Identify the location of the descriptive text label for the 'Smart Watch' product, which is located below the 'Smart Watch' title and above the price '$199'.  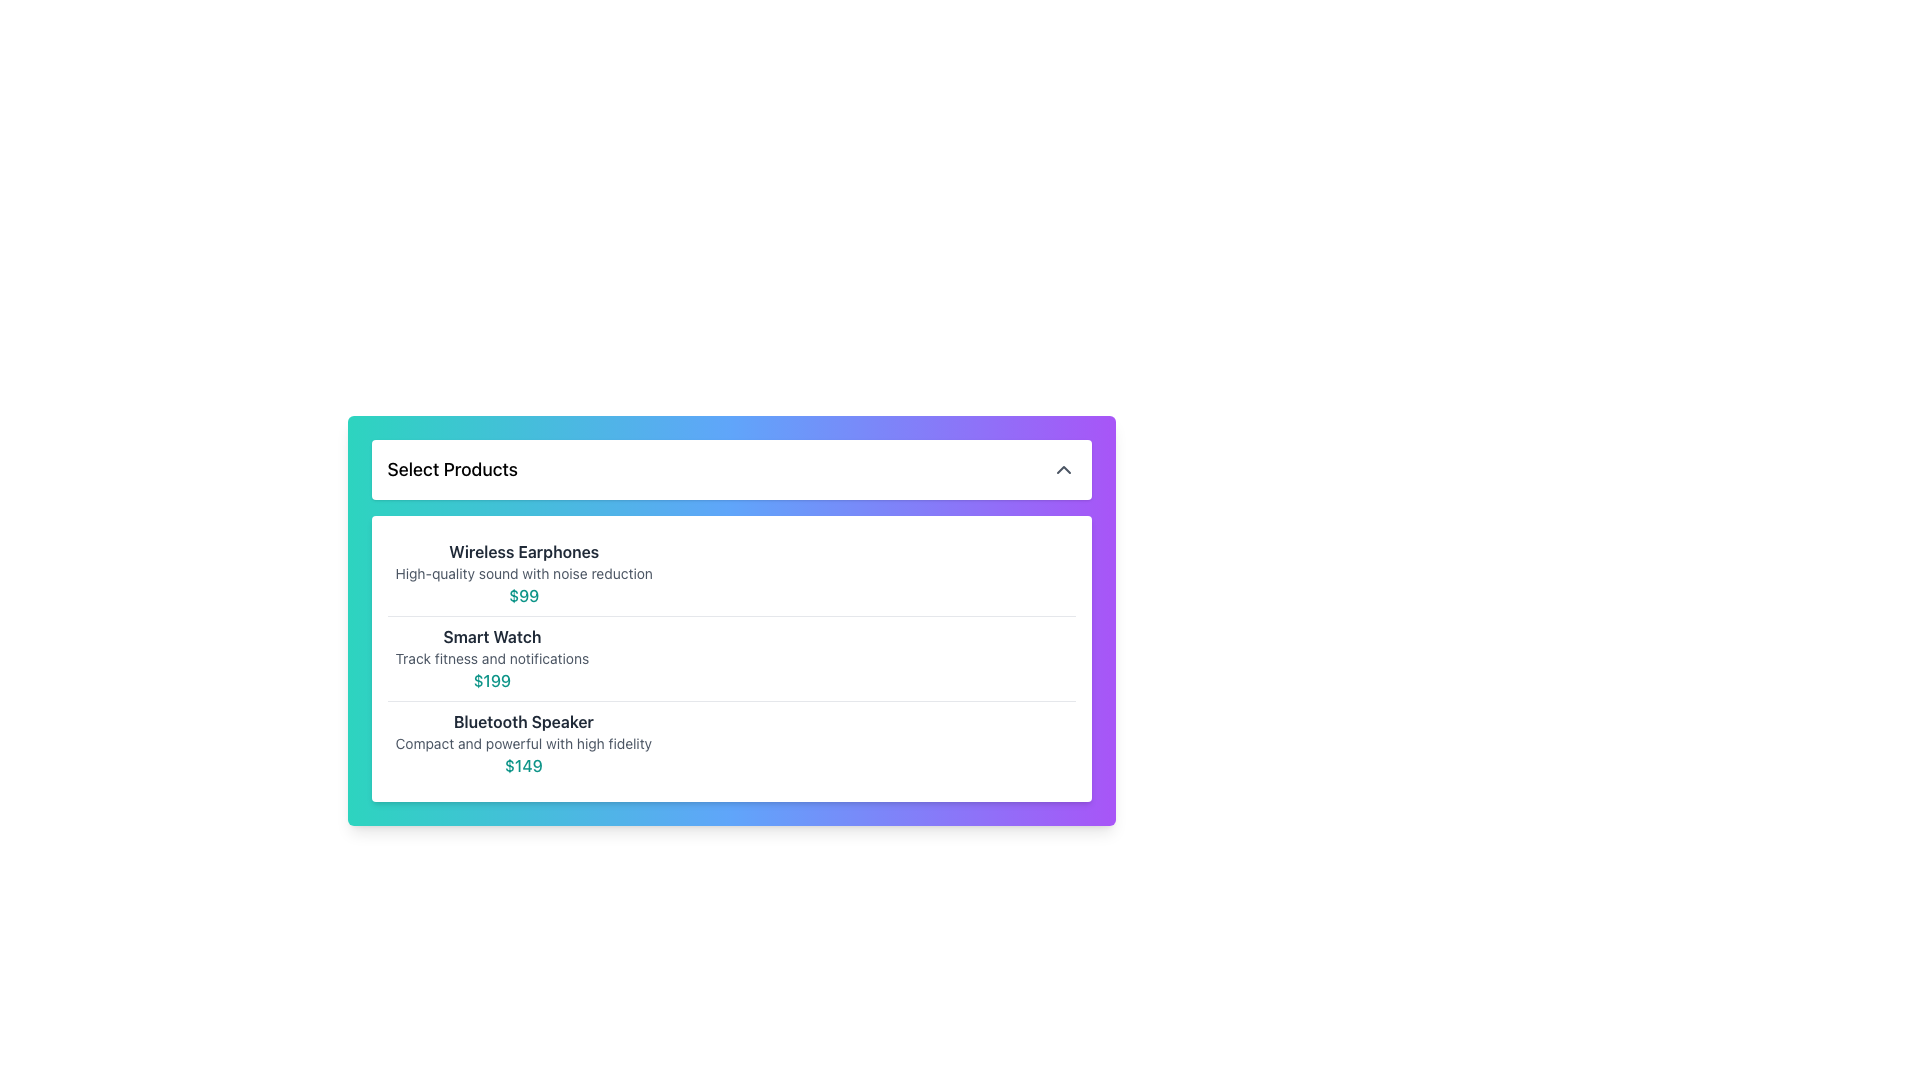
(492, 659).